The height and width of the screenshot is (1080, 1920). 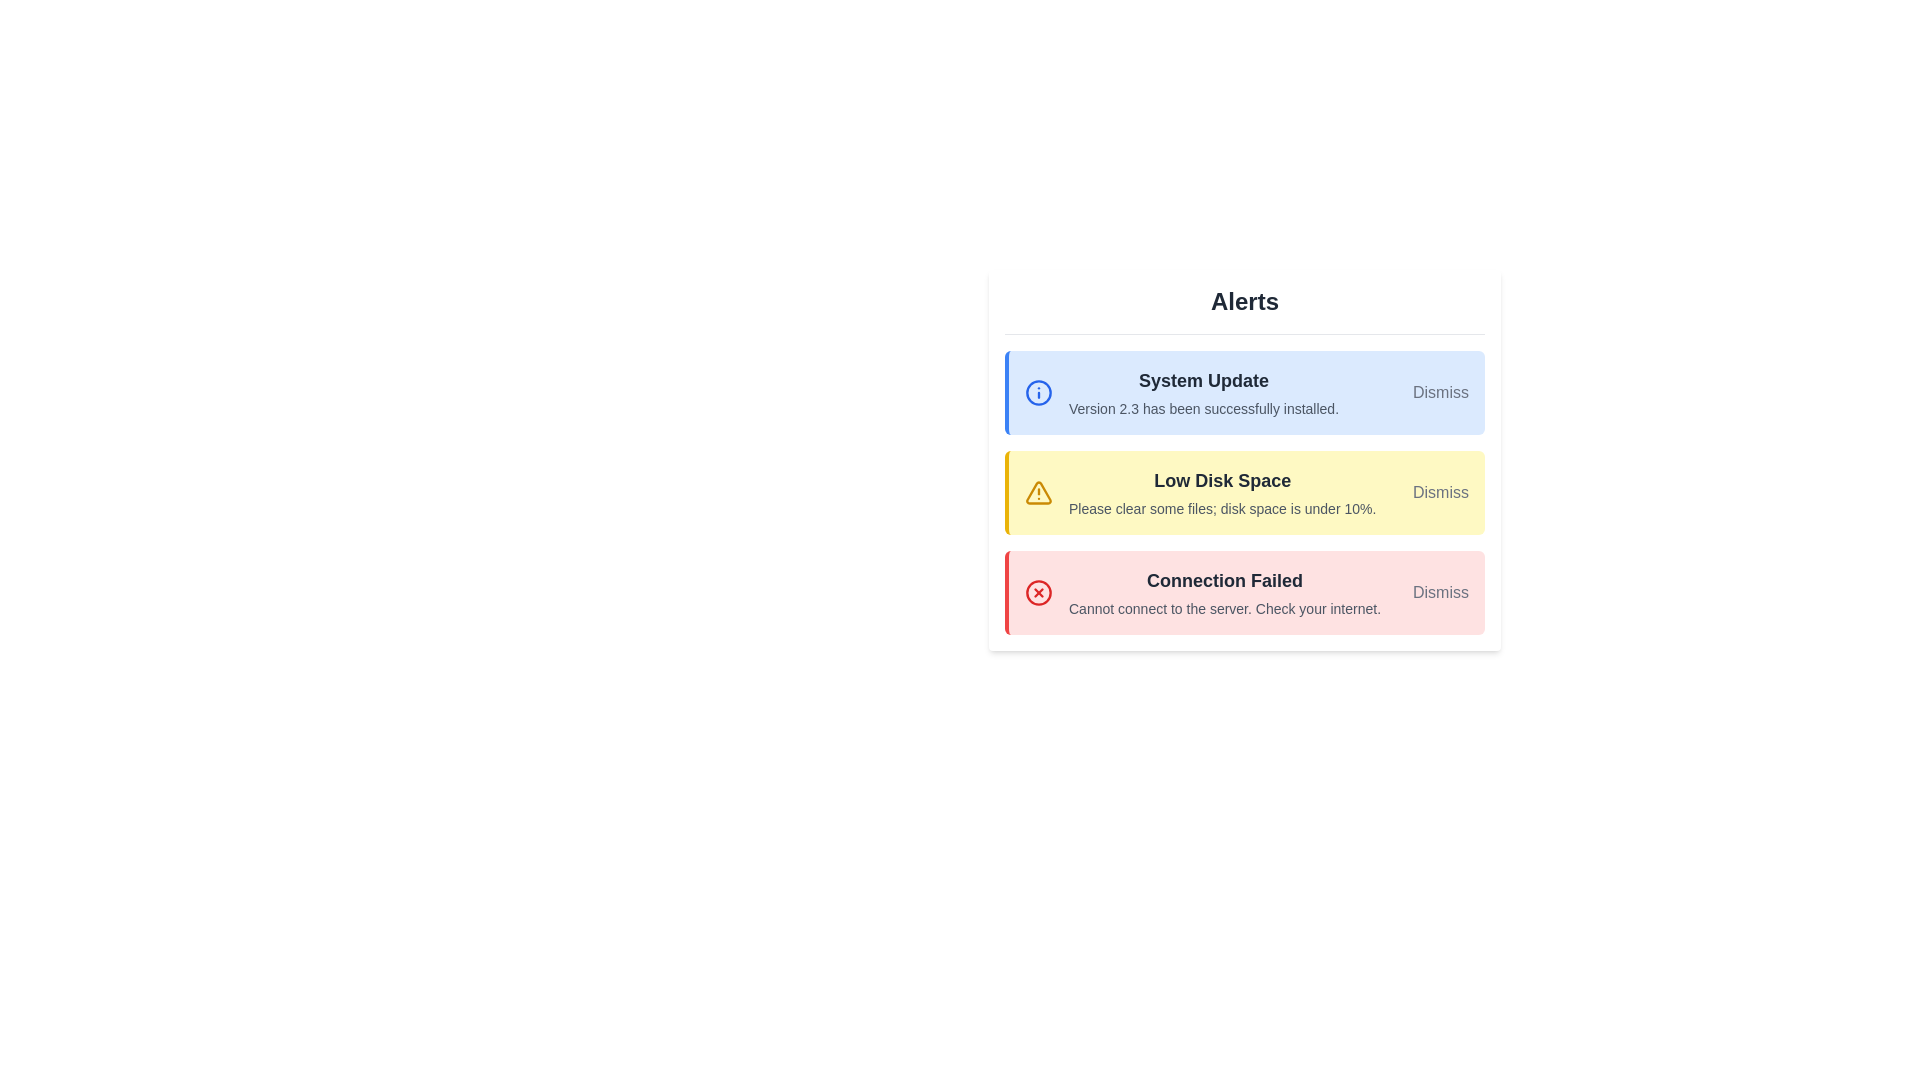 I want to click on notification panel that displays 'System Update' and details about 'Version 2.3 has been successfully installed.', so click(x=1243, y=393).